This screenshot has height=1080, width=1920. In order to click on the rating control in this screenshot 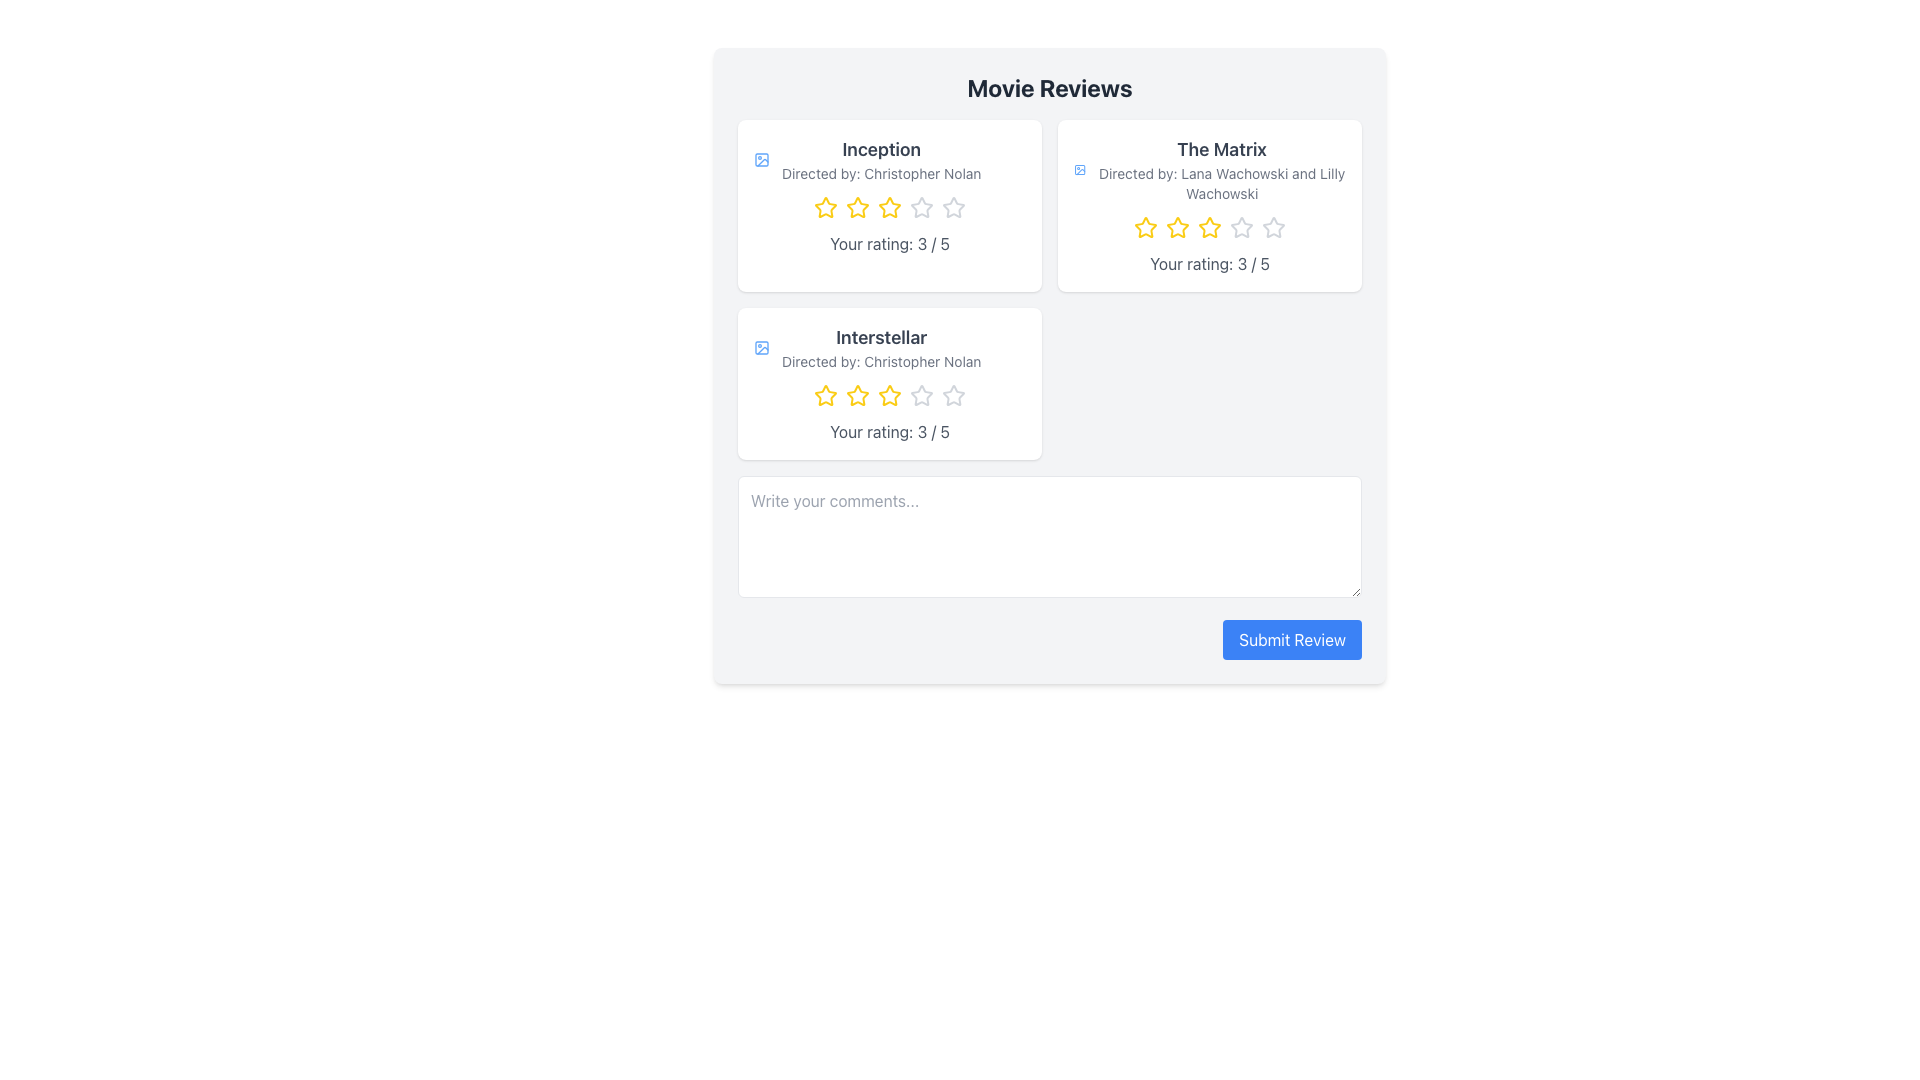, I will do `click(888, 208)`.